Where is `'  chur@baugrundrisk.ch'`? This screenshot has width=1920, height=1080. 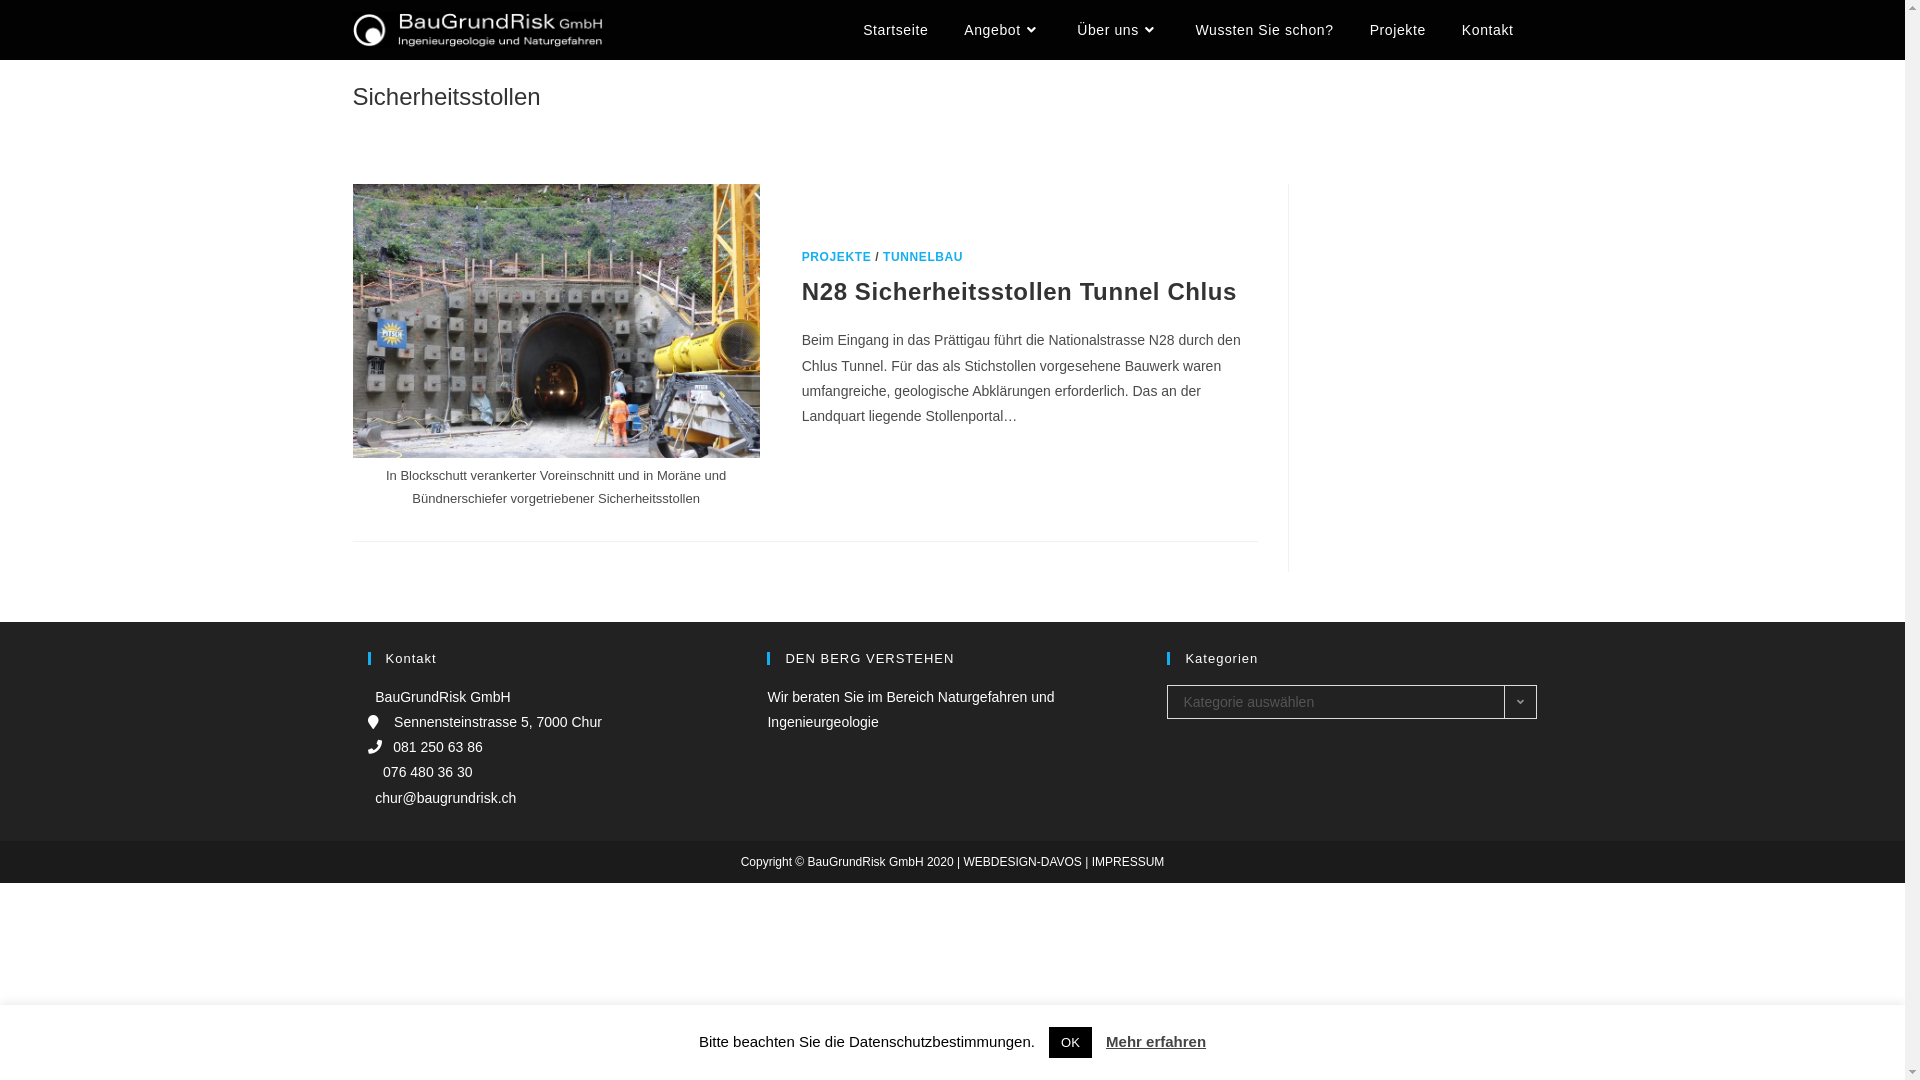 '  chur@baugrundrisk.ch' is located at coordinates (441, 797).